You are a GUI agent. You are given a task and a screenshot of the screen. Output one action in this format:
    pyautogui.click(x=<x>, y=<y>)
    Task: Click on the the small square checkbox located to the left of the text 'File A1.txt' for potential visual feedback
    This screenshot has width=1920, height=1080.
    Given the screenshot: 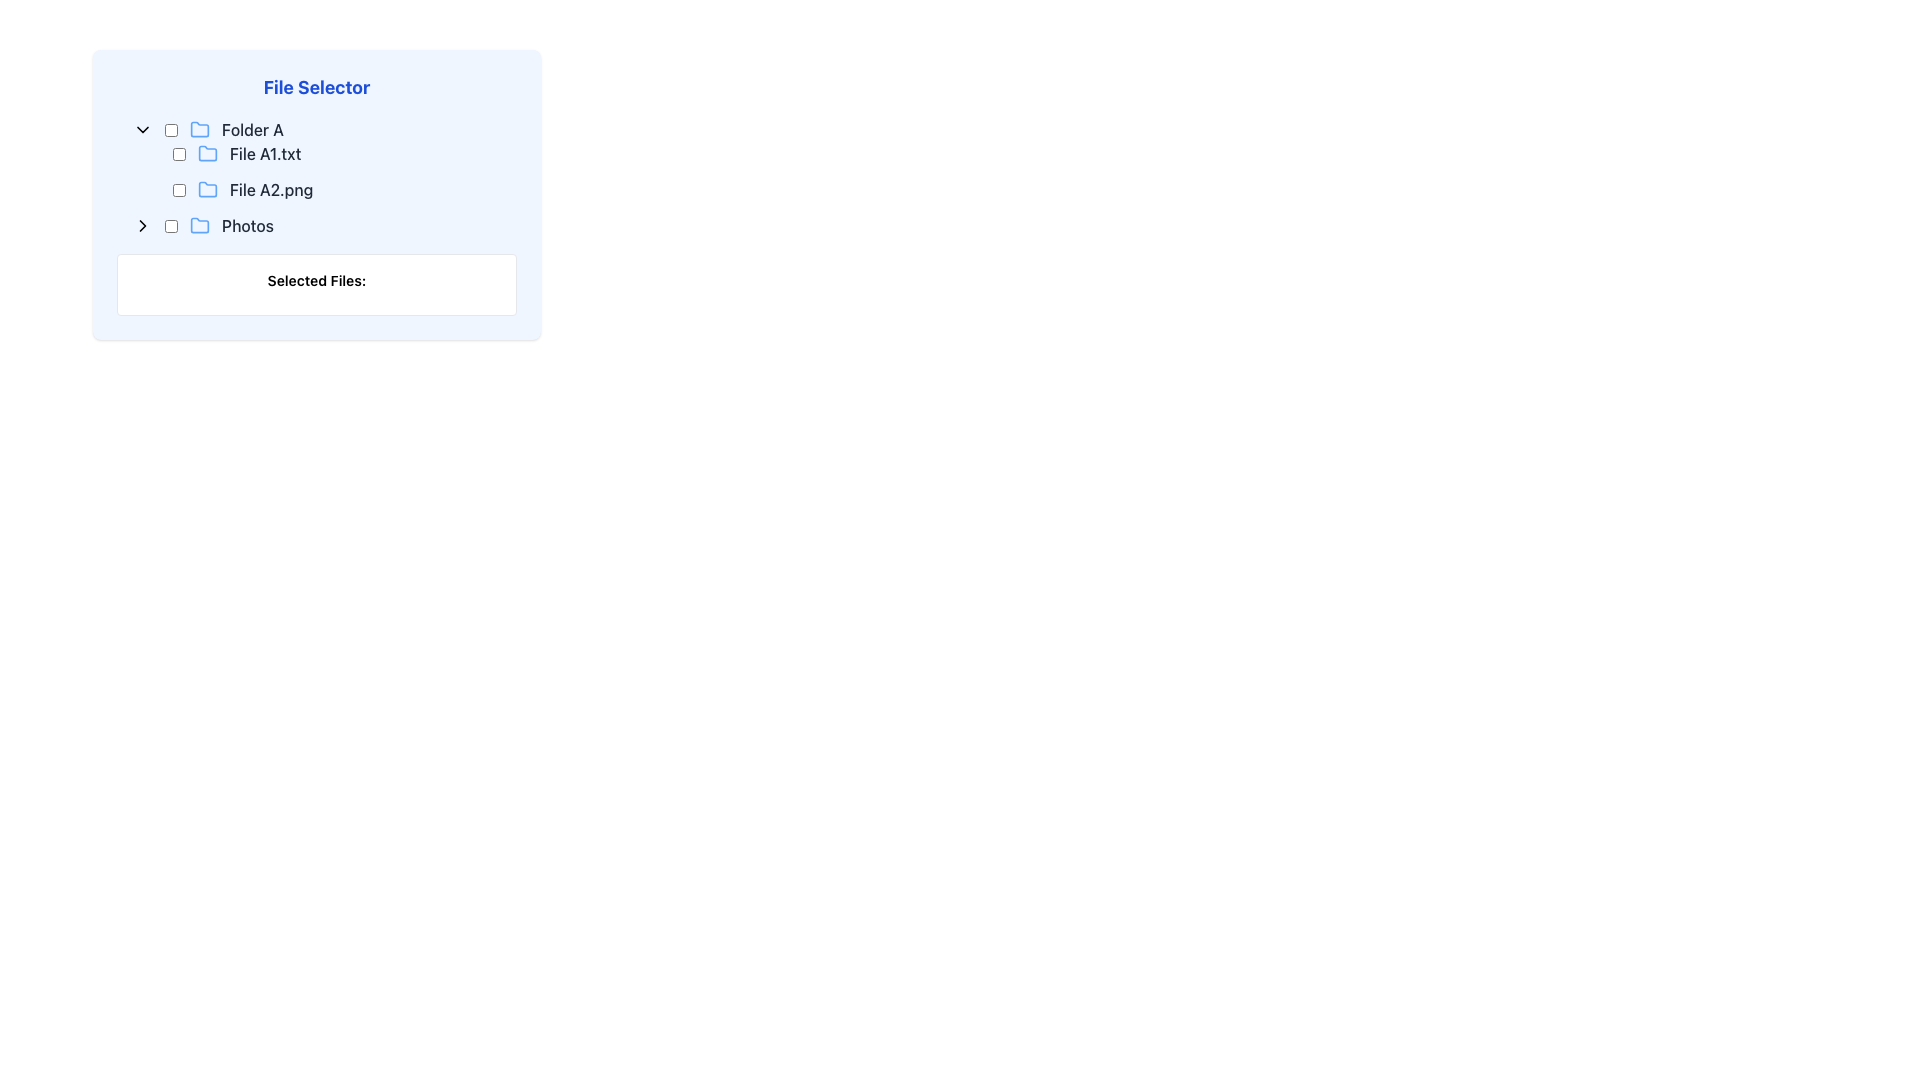 What is the action you would take?
    pyautogui.click(x=179, y=153)
    